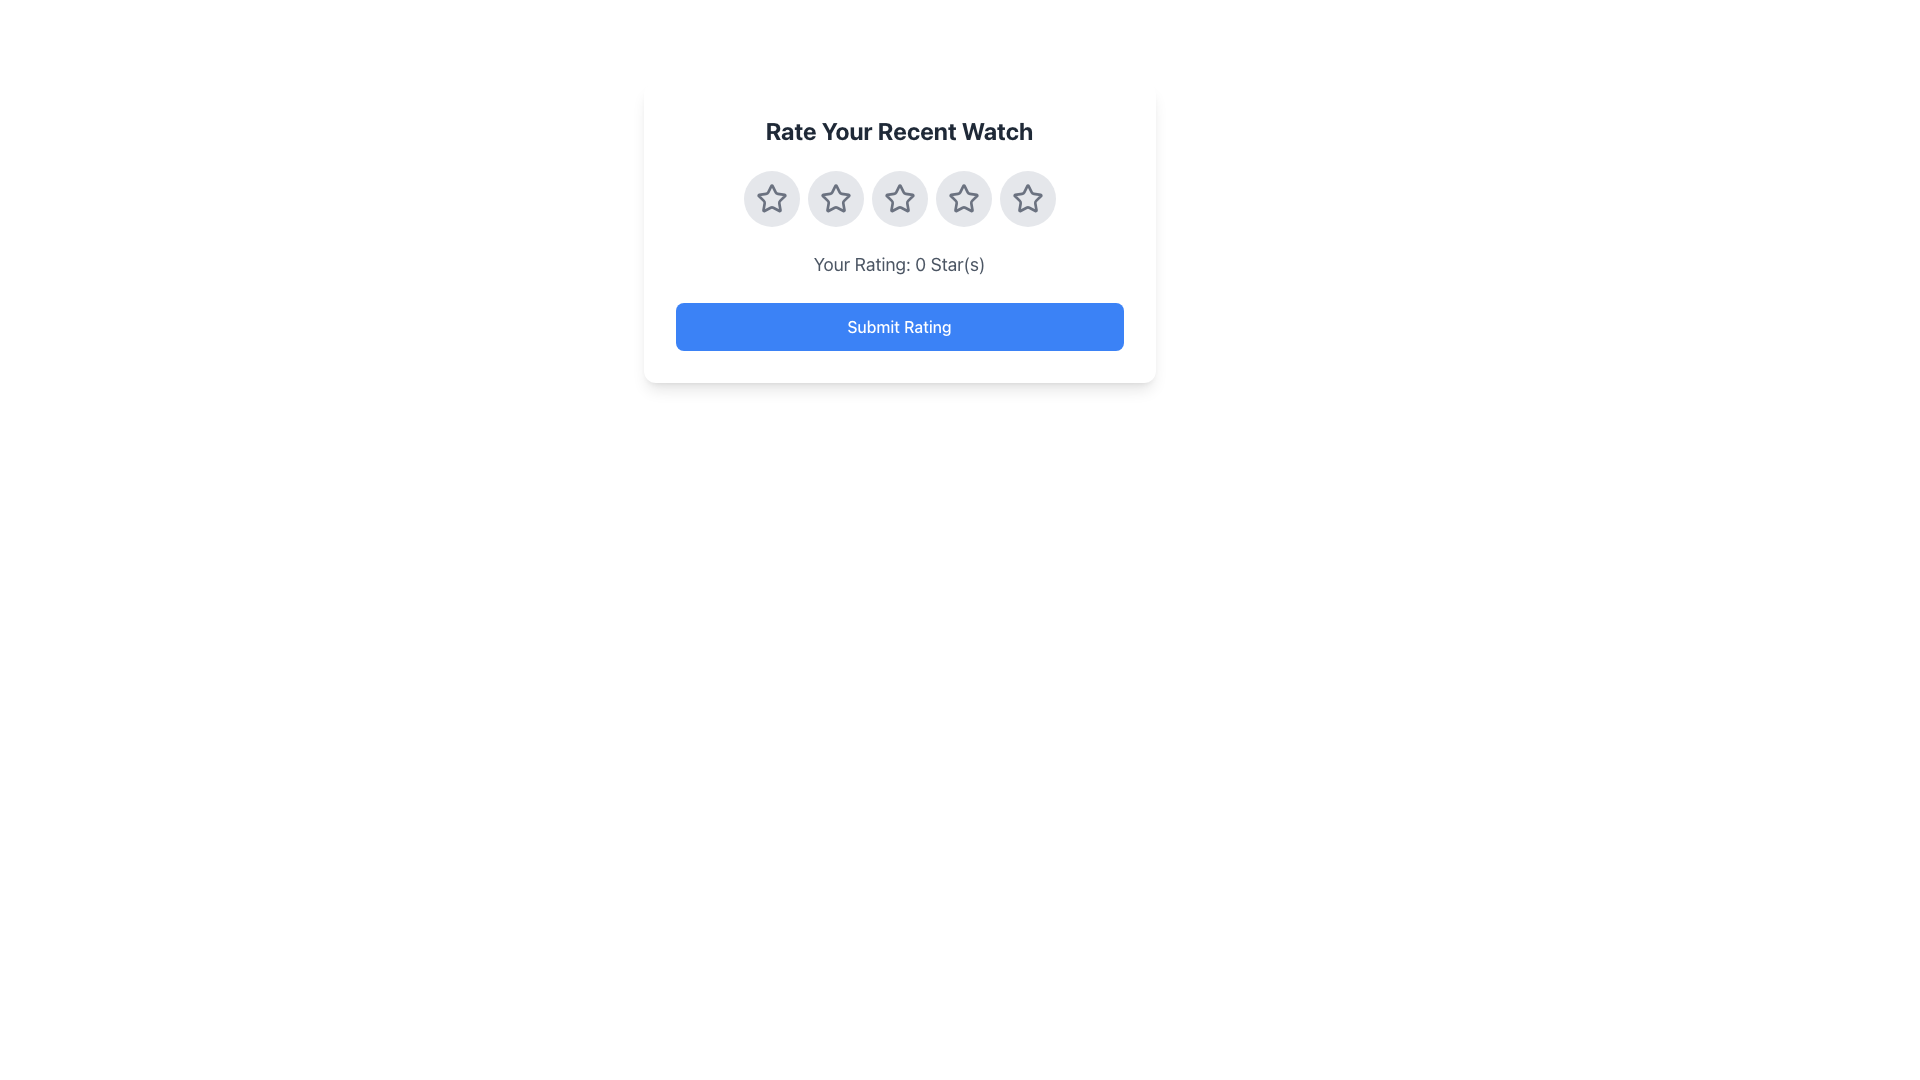  I want to click on the submission button for the rating system located below the text 'Your Rating: 0 Star(s)', so click(898, 326).